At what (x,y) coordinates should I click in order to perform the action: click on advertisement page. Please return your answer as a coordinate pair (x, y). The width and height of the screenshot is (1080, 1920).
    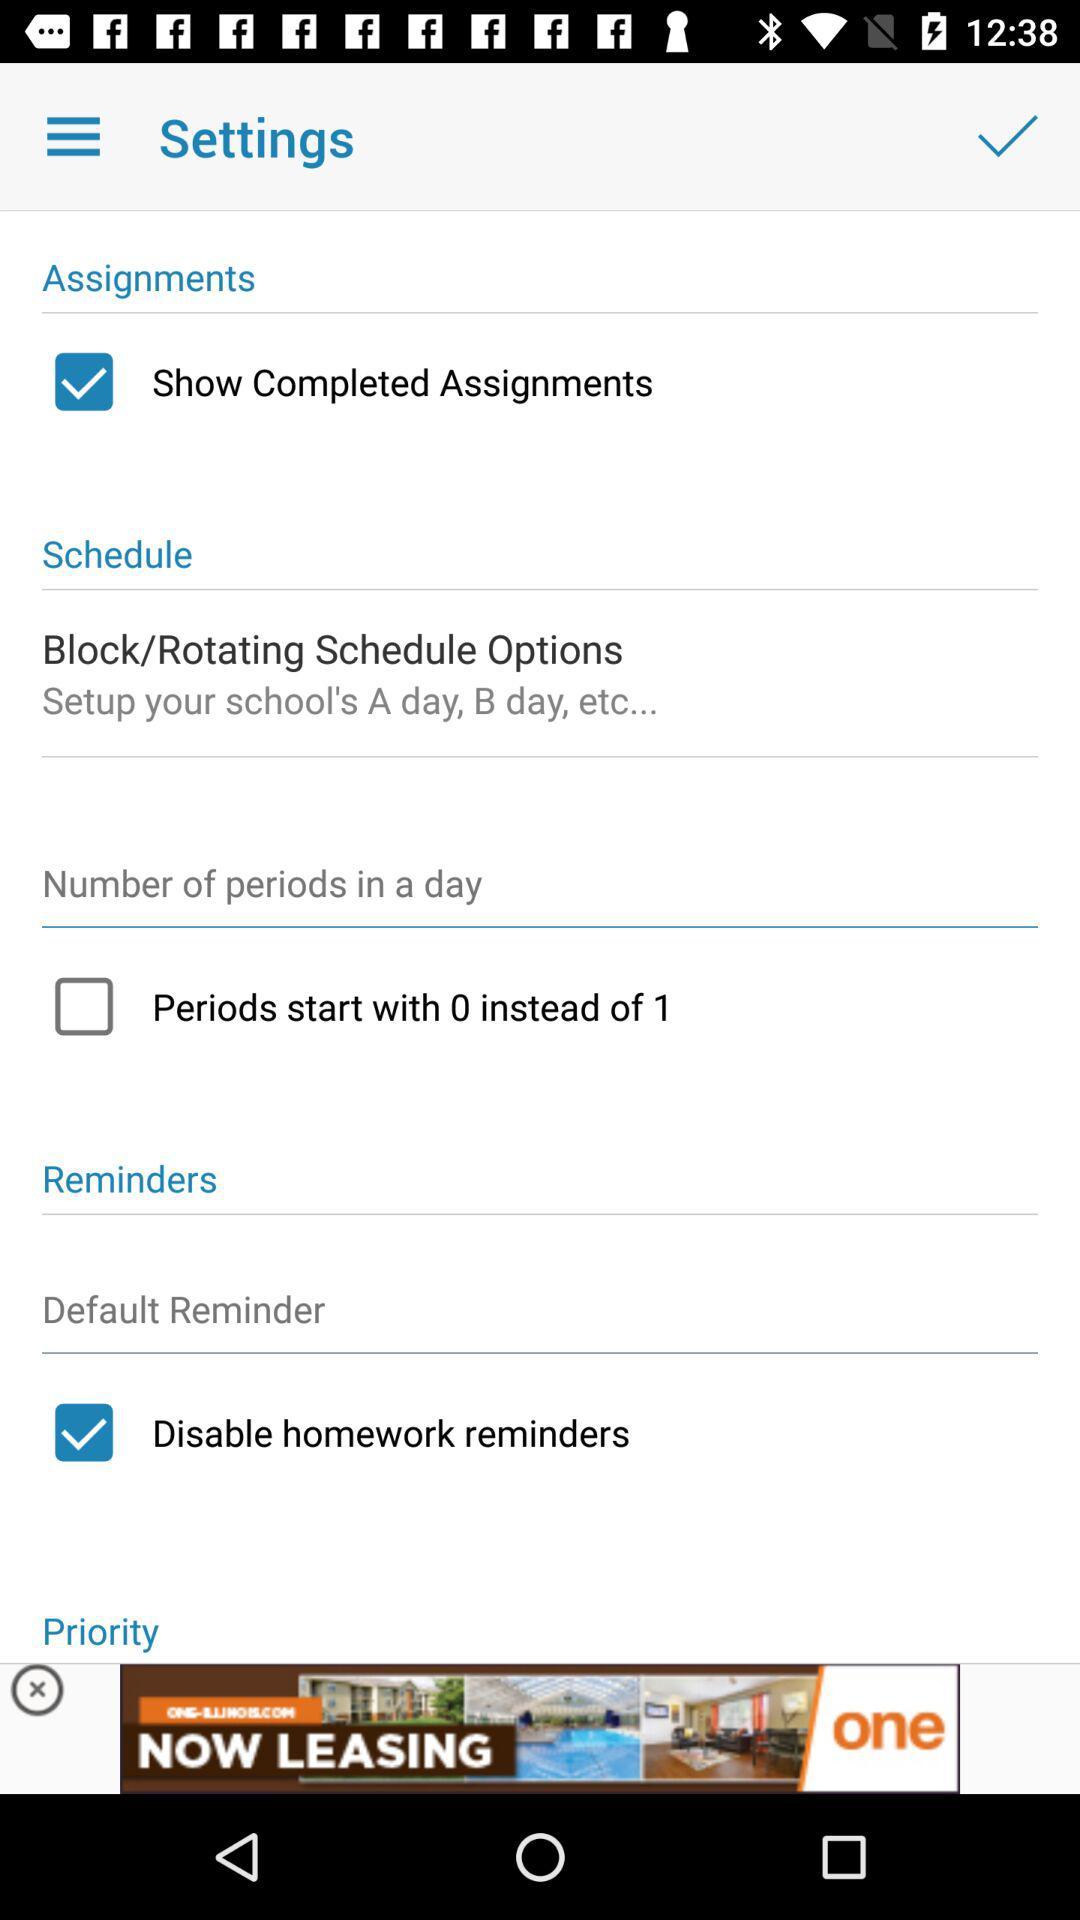
    Looking at the image, I should click on (540, 1727).